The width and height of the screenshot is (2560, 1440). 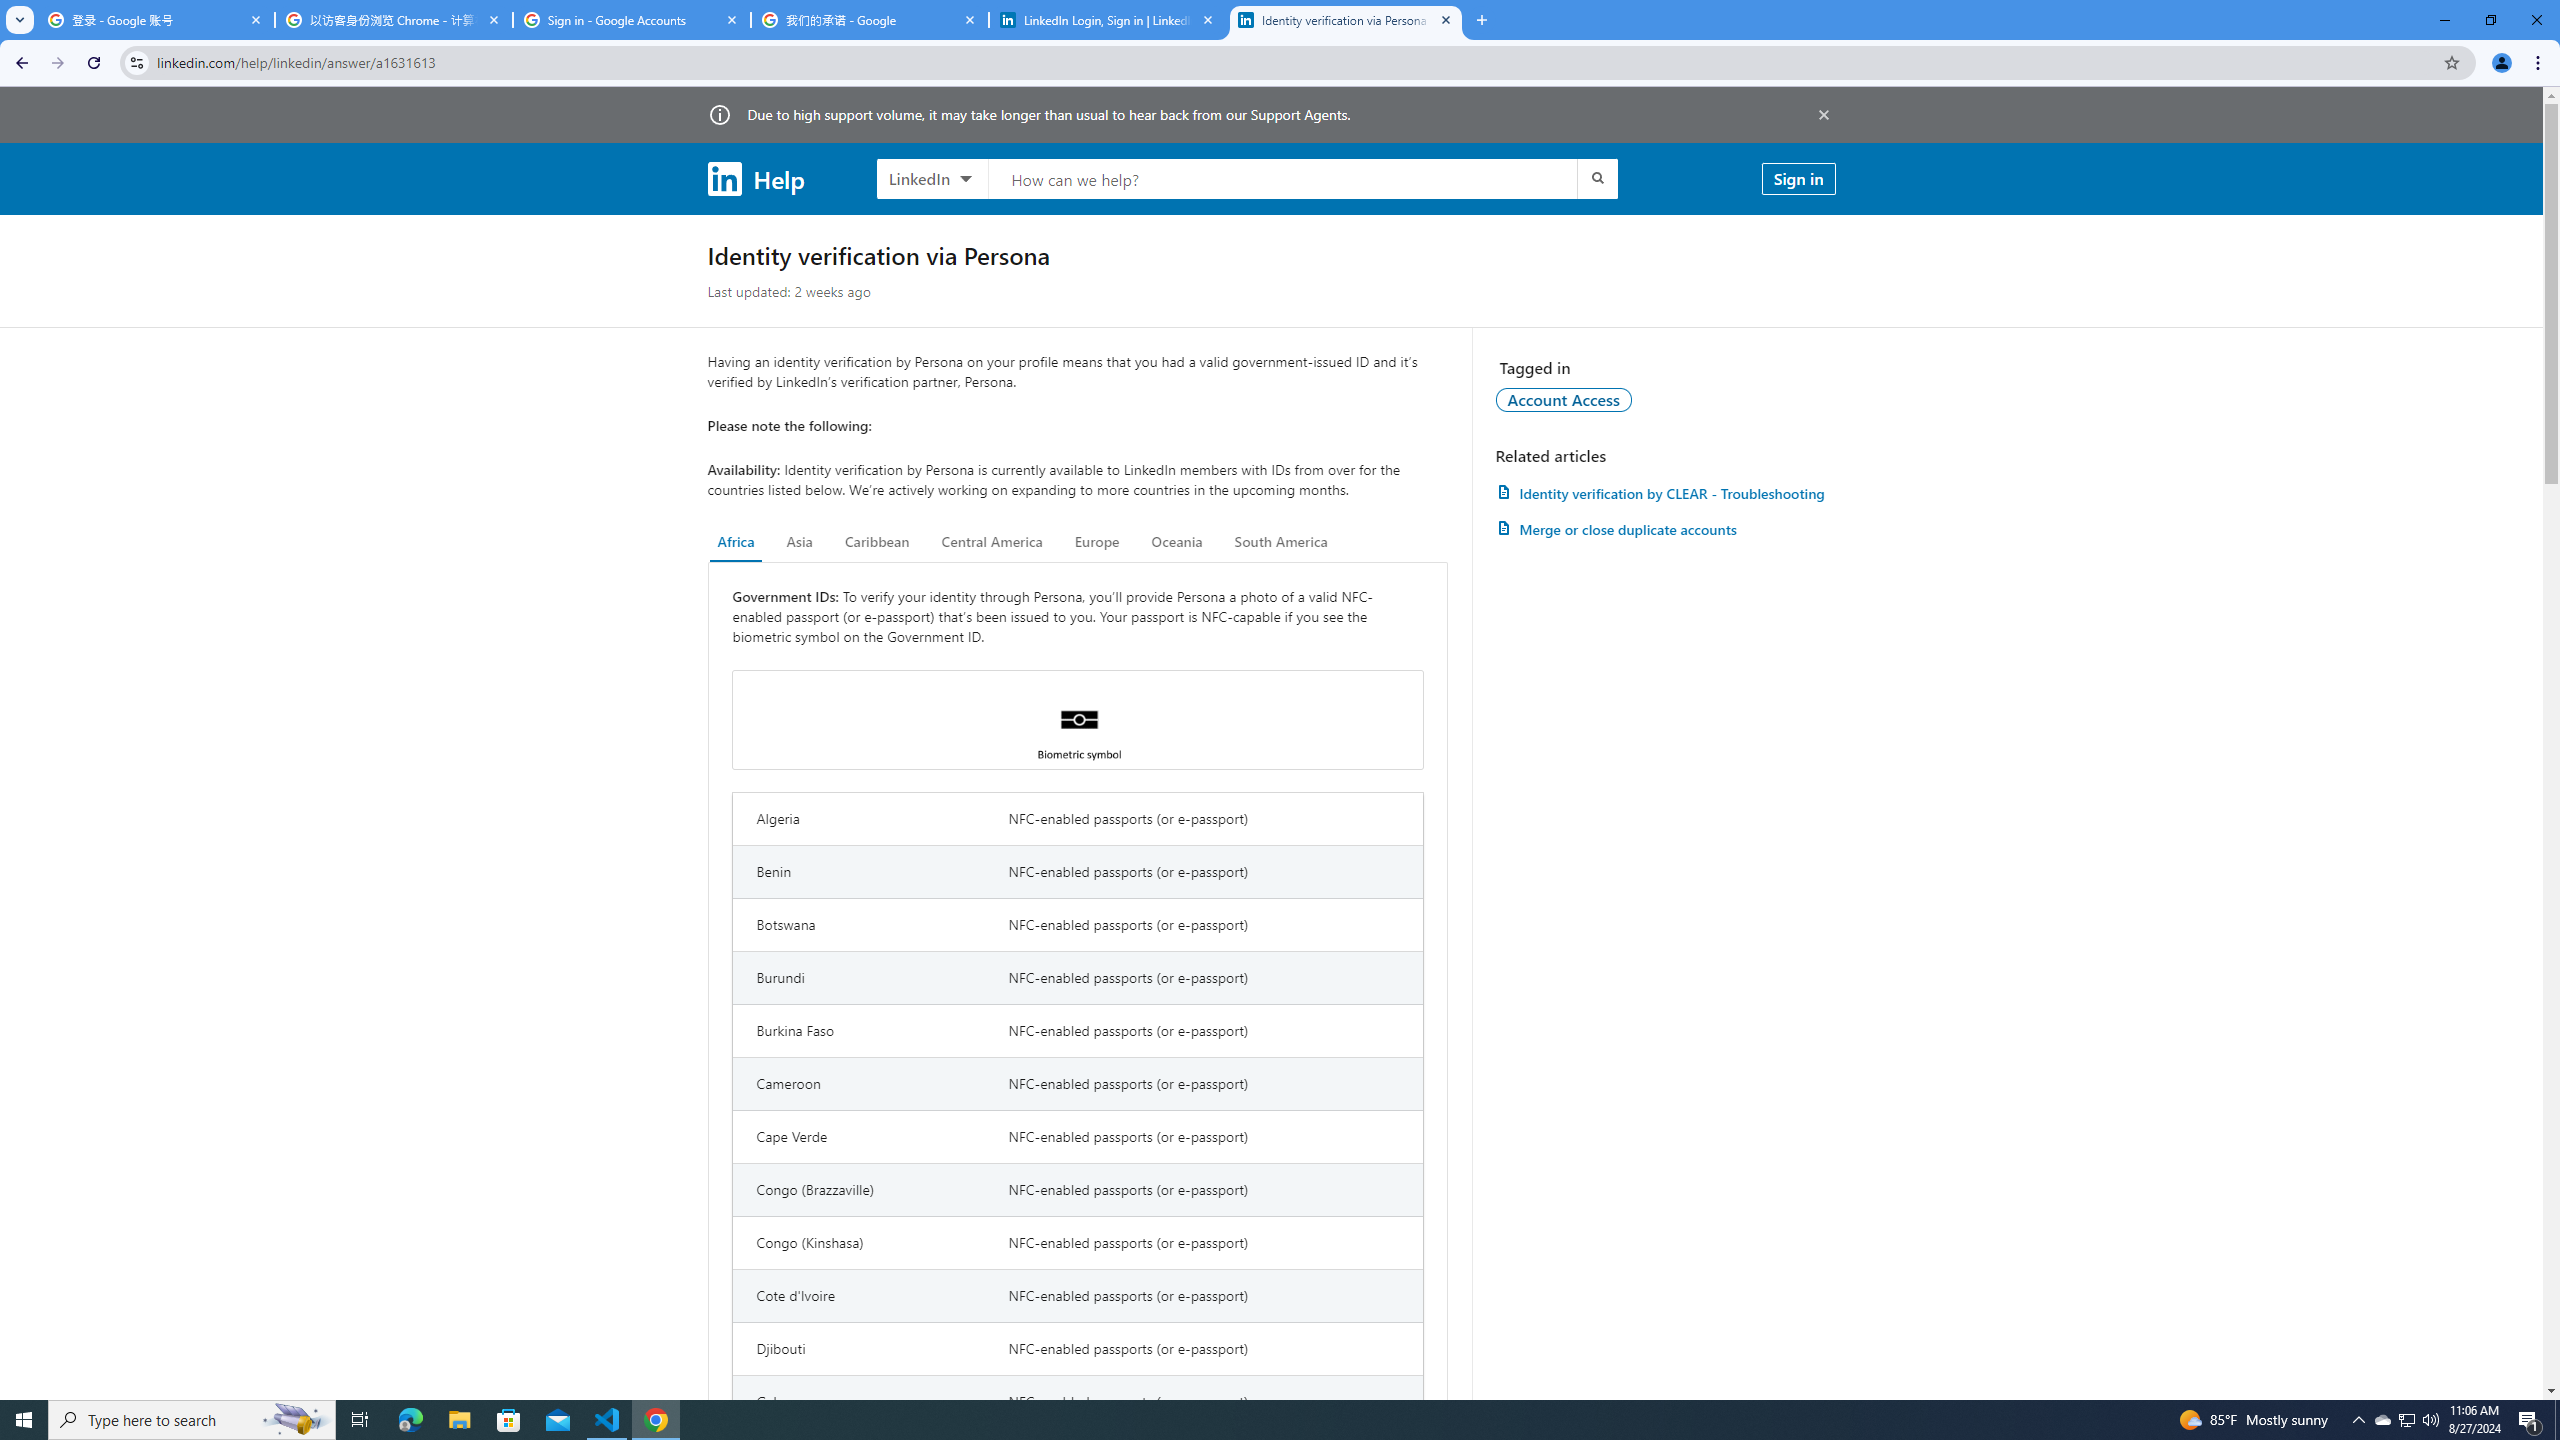 I want to click on 'Identity verification via Persona | LinkedIn Help', so click(x=1345, y=19).